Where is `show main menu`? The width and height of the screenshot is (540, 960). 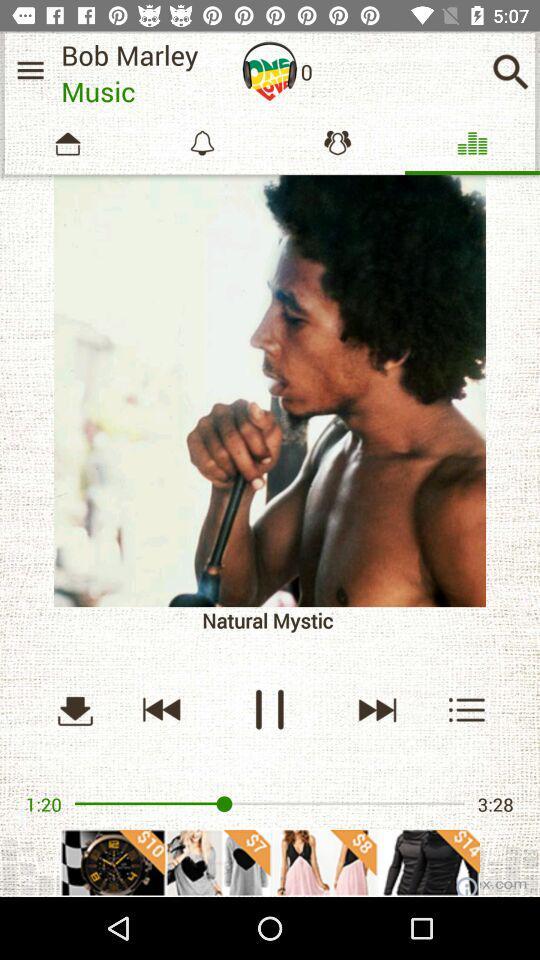
show main menu is located at coordinates (29, 70).